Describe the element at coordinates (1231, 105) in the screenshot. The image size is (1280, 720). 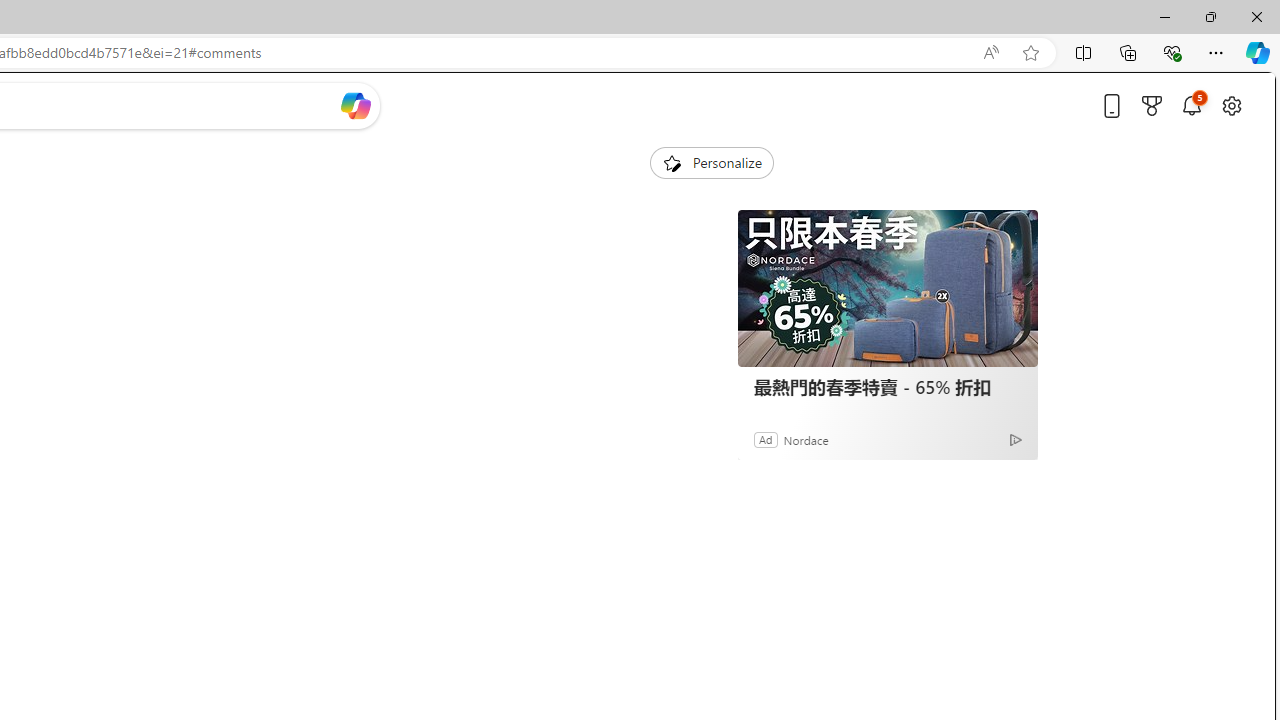
I see `'Open settings'` at that location.